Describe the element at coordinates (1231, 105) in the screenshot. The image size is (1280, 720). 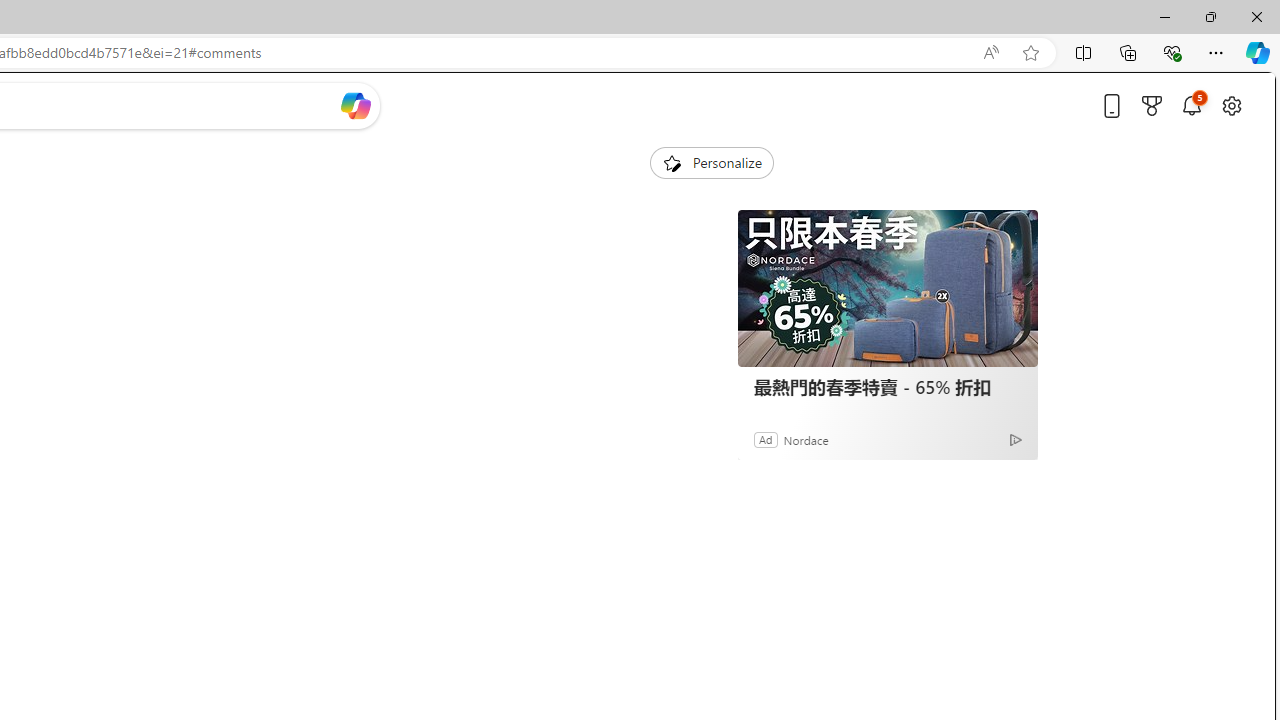
I see `'Open settings'` at that location.